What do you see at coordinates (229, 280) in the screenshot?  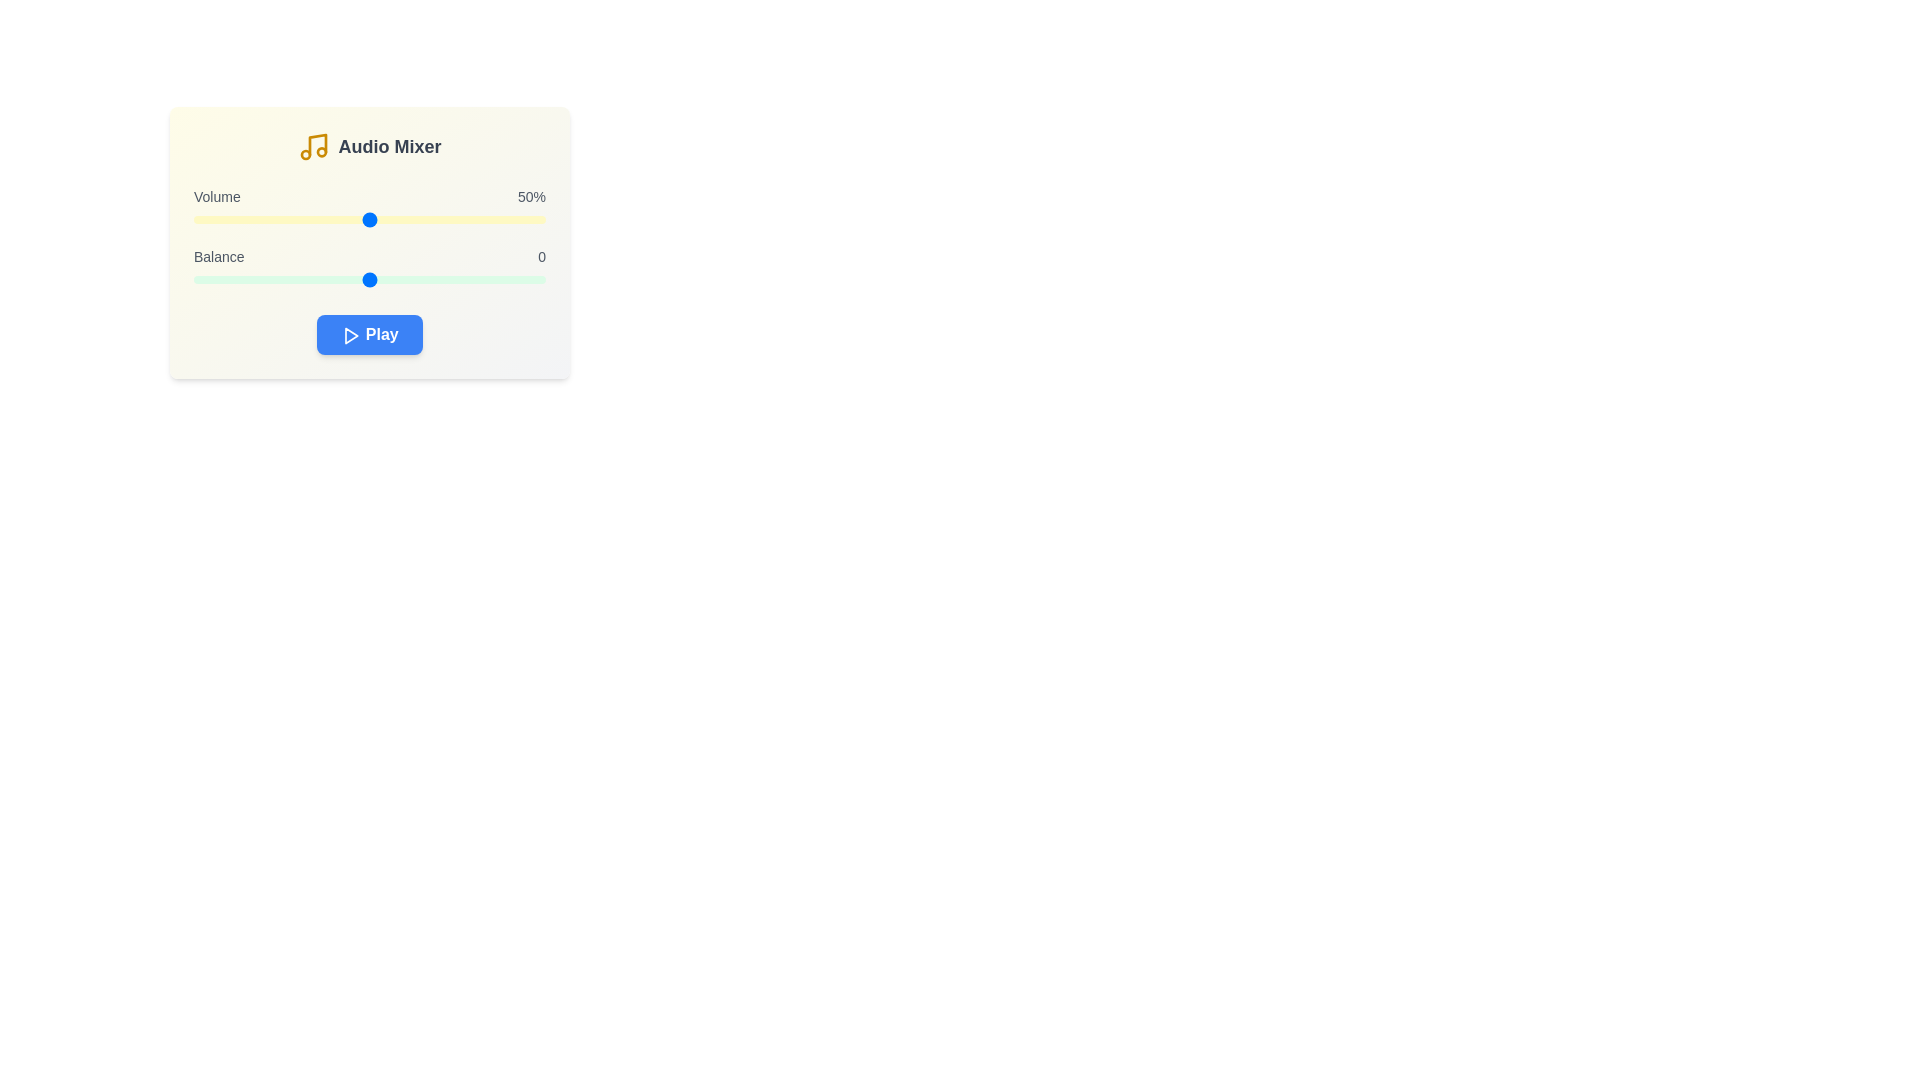 I see `balance` at bounding box center [229, 280].